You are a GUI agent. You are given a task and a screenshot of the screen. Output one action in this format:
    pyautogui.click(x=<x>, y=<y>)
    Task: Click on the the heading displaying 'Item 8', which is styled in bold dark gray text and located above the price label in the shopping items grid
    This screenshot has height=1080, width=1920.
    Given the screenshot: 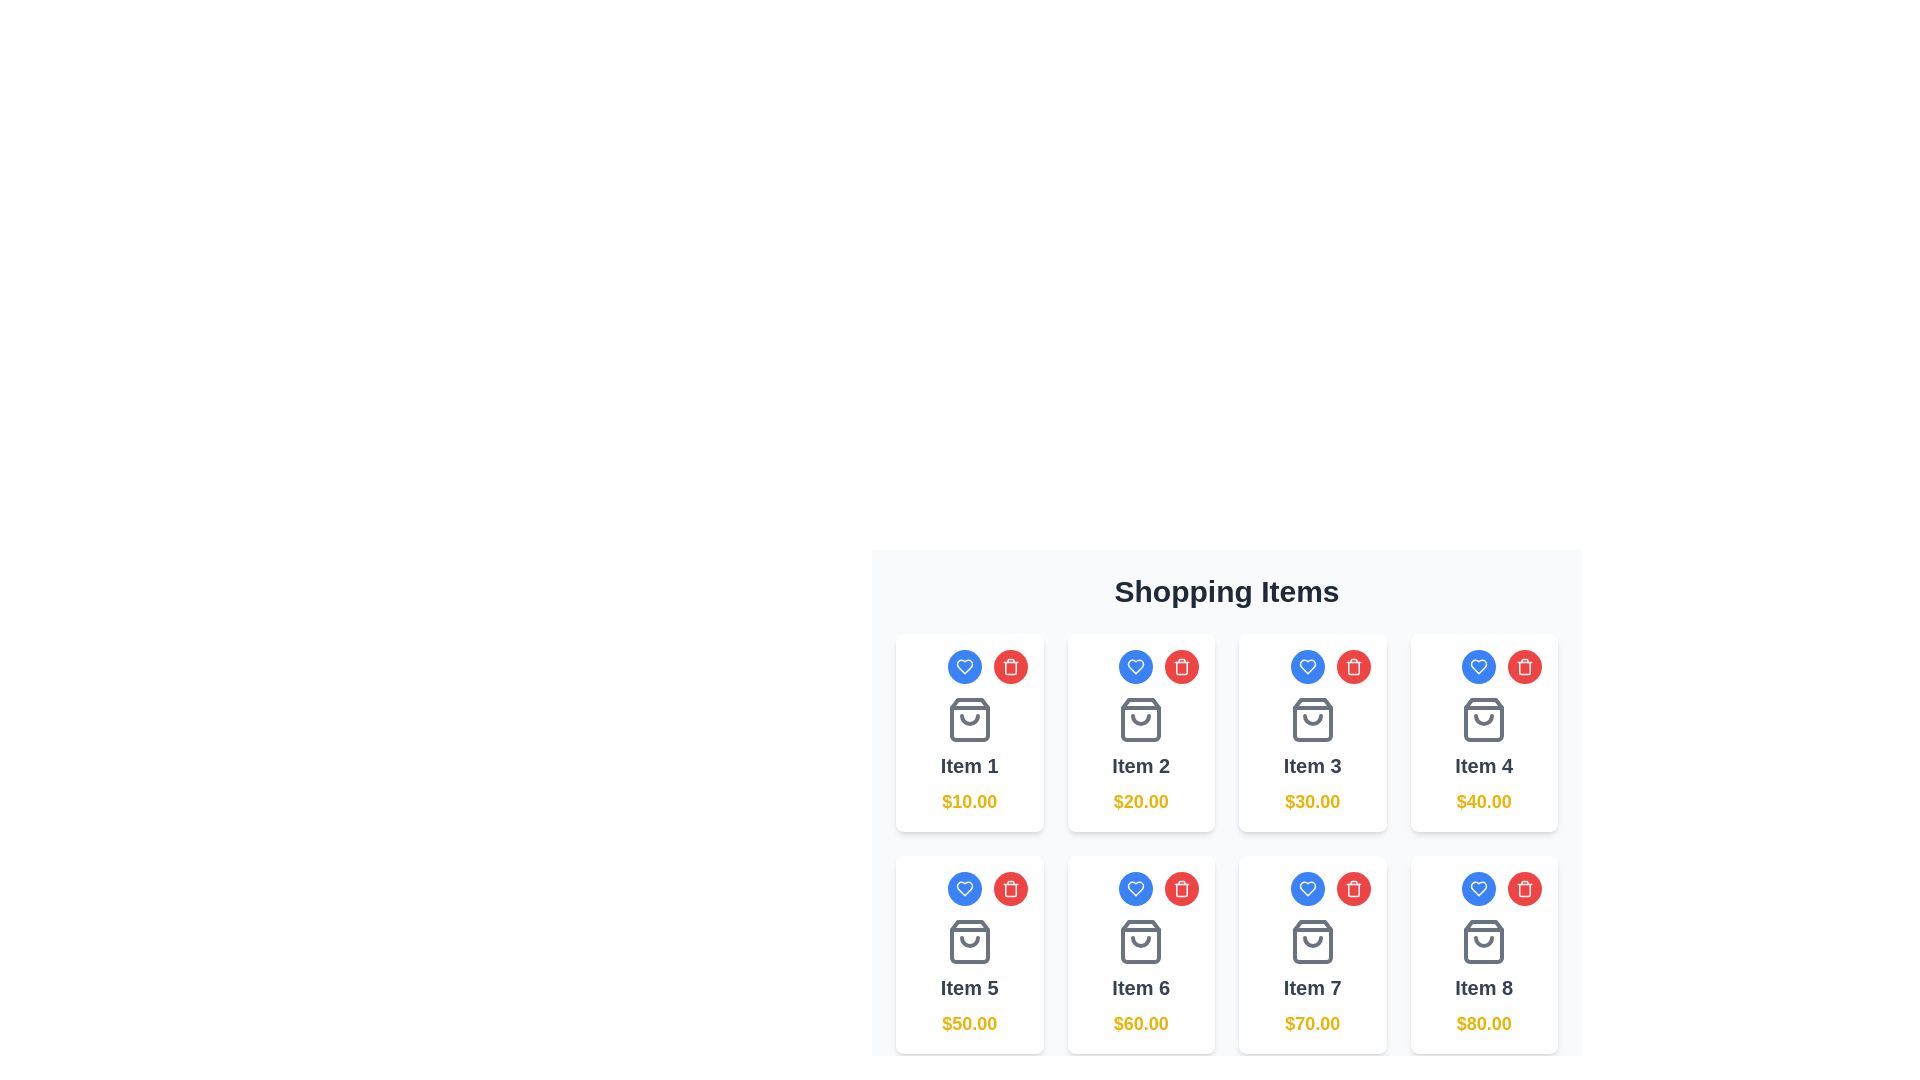 What is the action you would take?
    pyautogui.click(x=1484, y=986)
    